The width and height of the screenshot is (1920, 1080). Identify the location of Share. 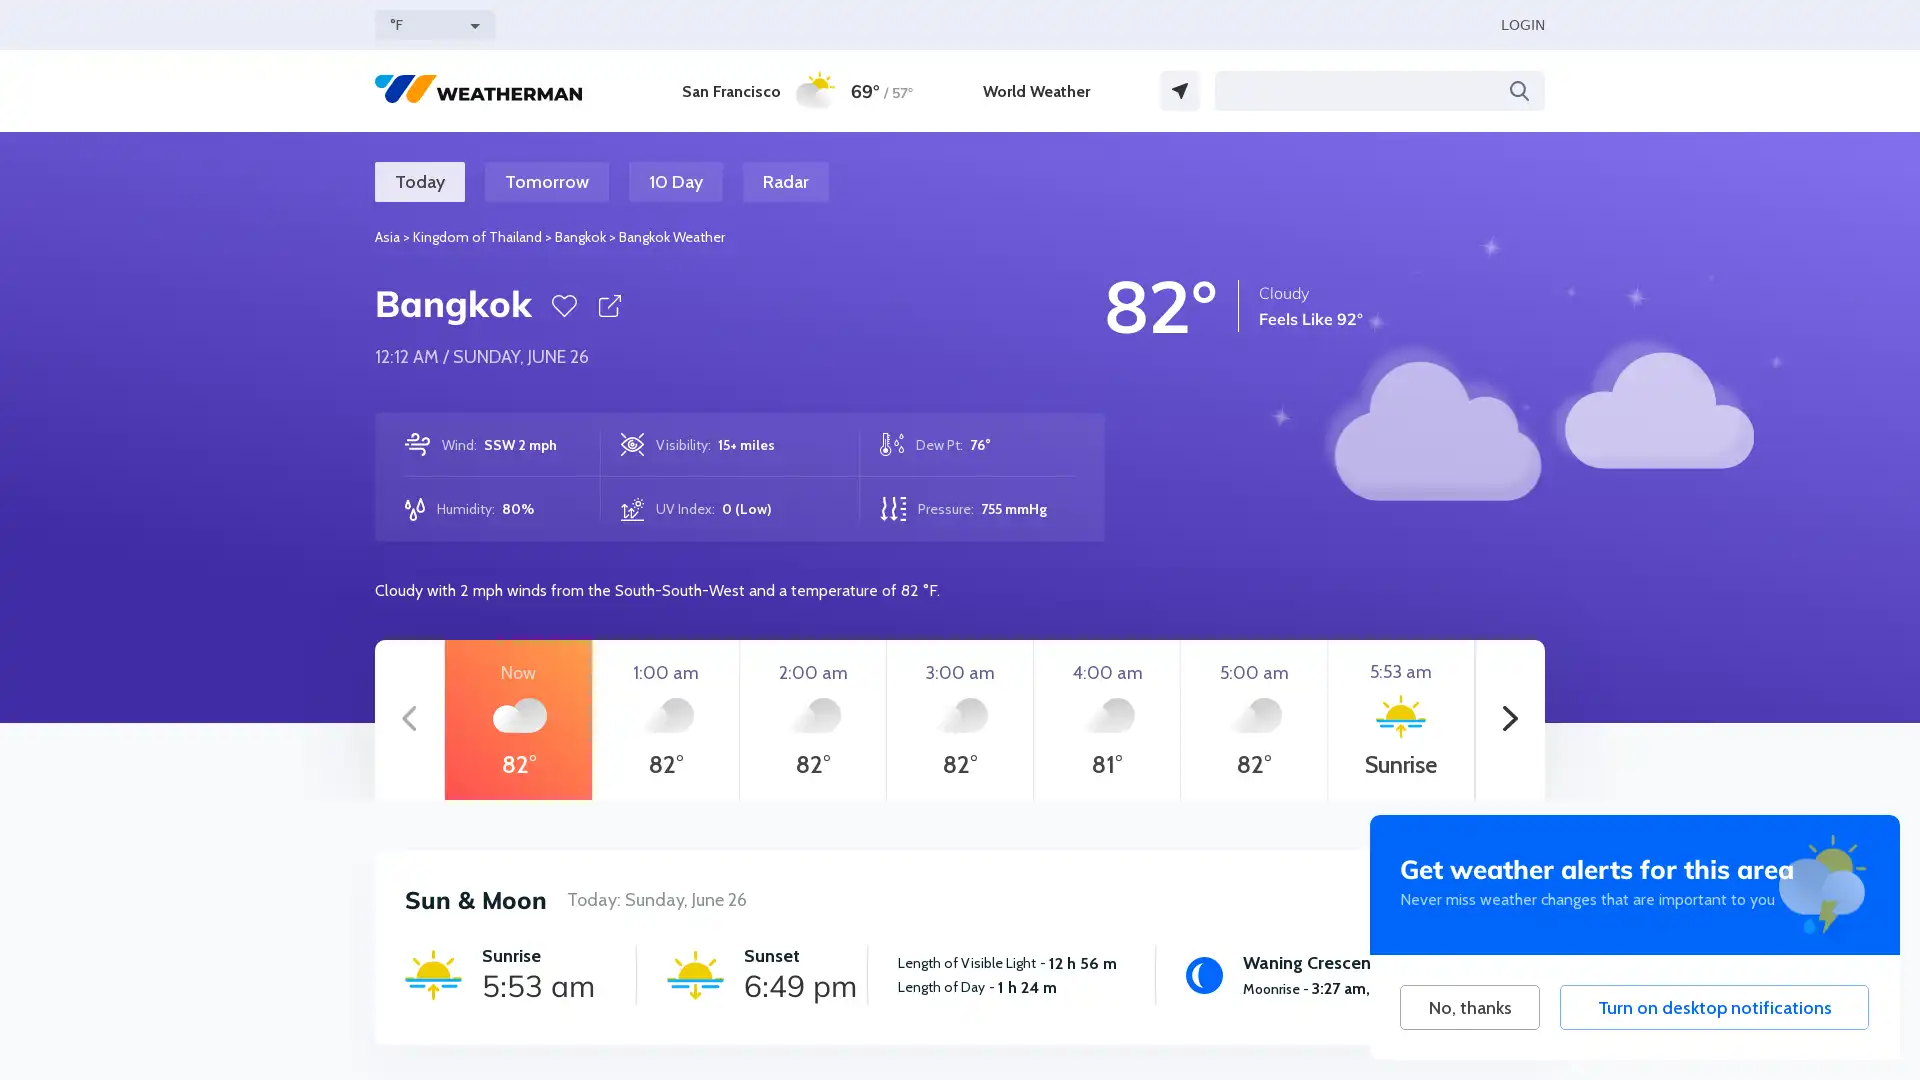
(608, 305).